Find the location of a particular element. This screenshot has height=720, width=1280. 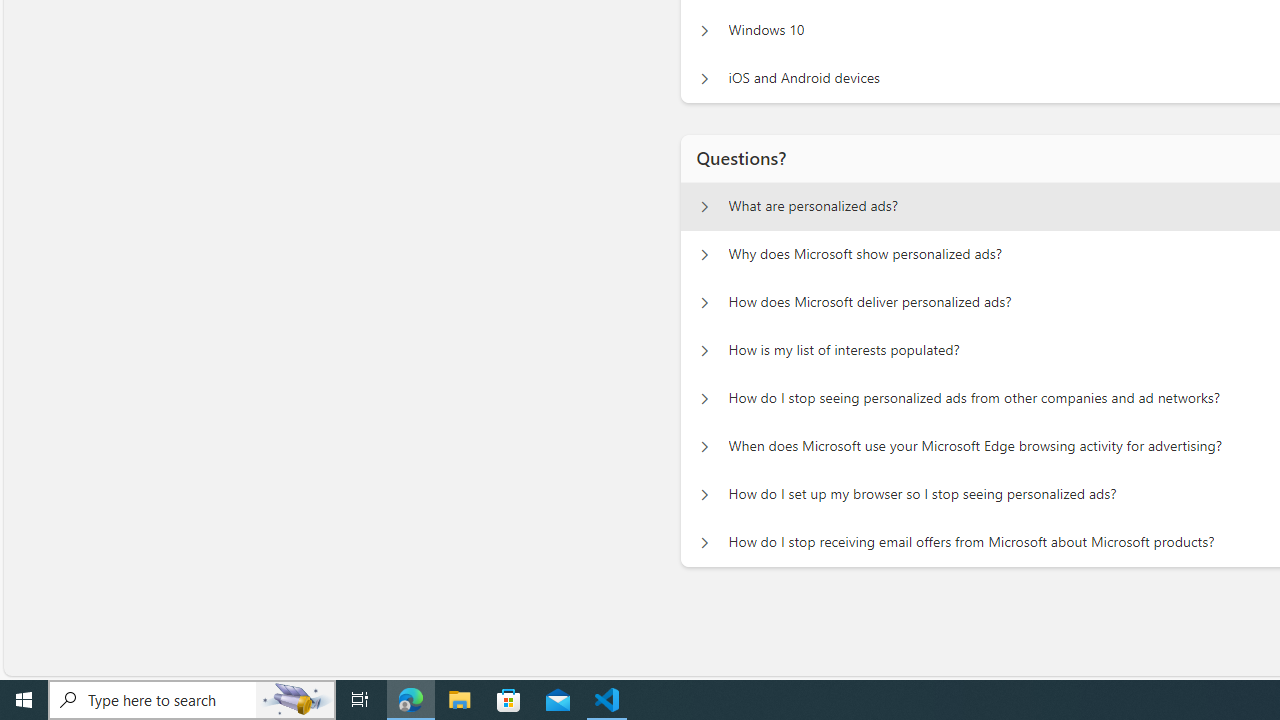

'Questions? How is my list of interests populated?' is located at coordinates (704, 350).